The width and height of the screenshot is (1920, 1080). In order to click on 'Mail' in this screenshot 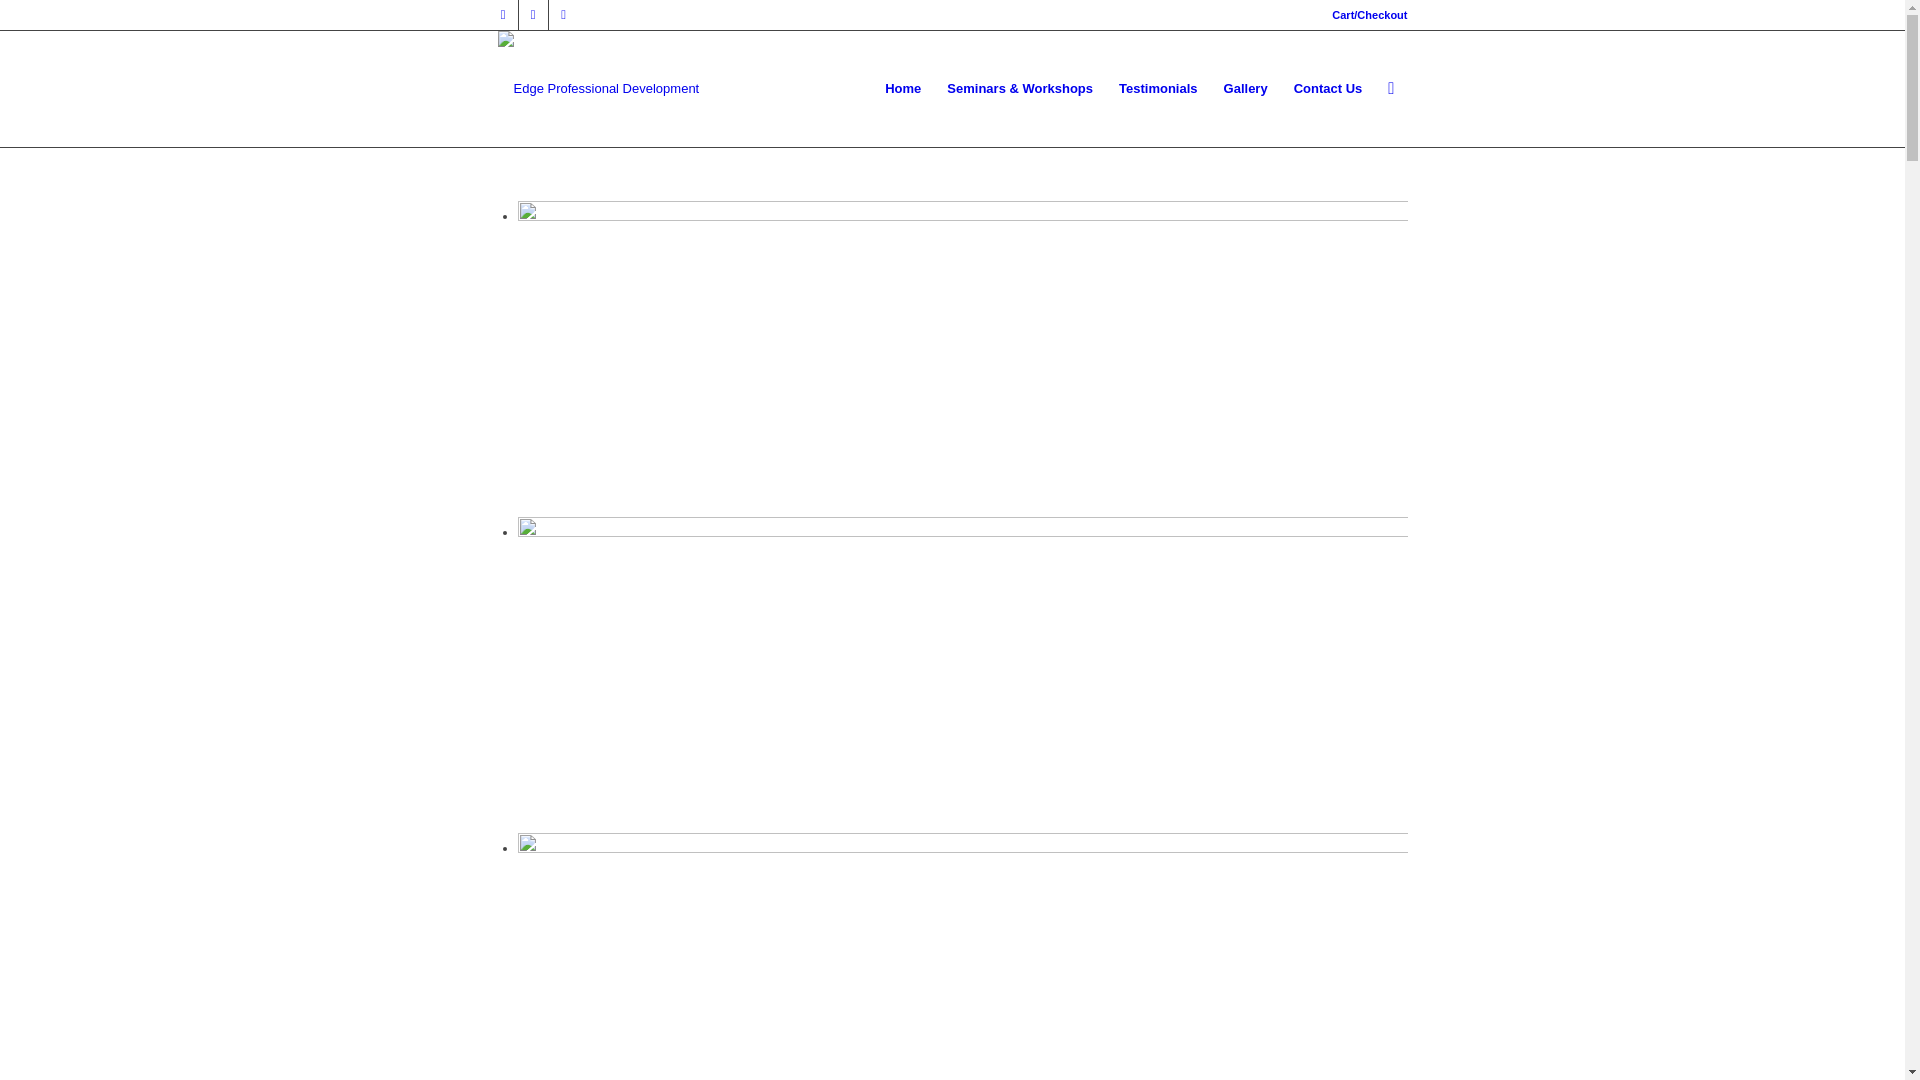, I will do `click(561, 15)`.